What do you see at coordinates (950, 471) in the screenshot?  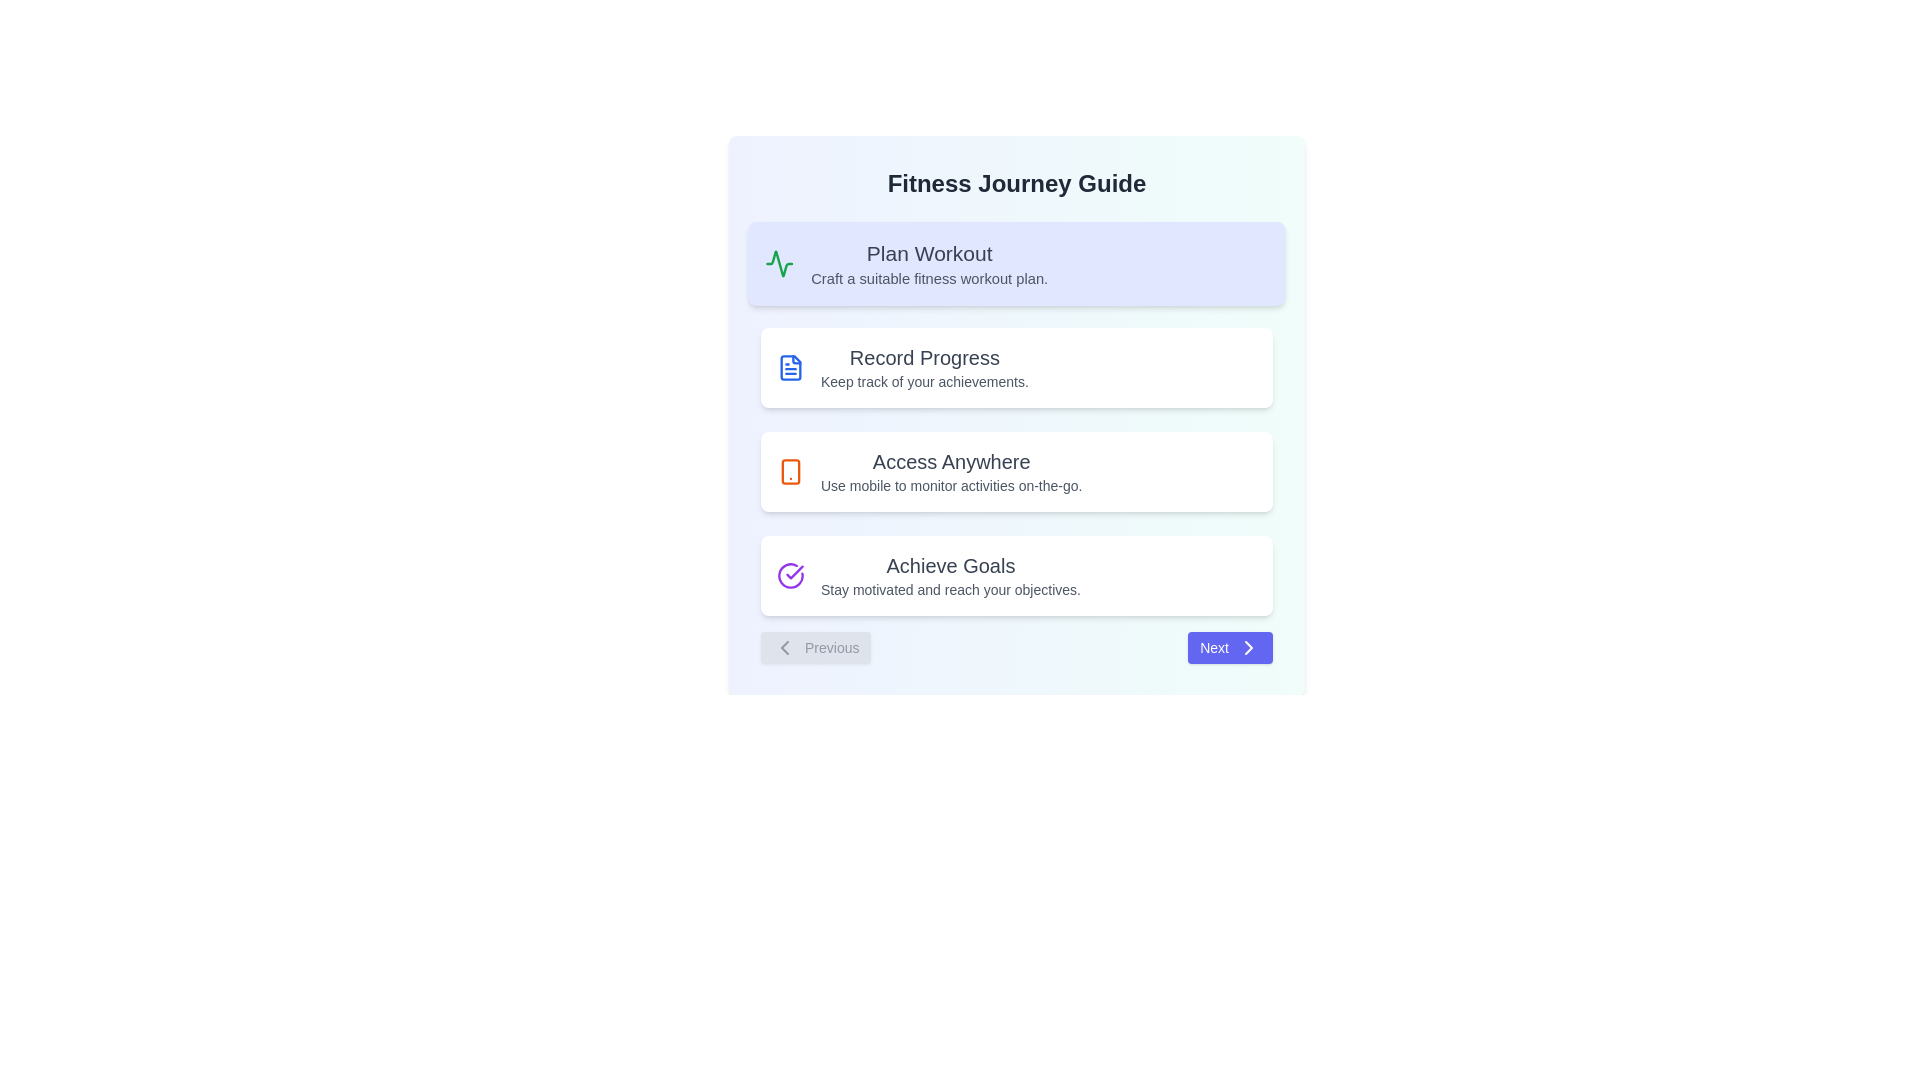 I see `the informational text block that communicates the feature of mobile accessibility for monitoring activities on the go, which is centrally positioned between the 'Record Progress' and 'Achieve Goals' blocks` at bounding box center [950, 471].